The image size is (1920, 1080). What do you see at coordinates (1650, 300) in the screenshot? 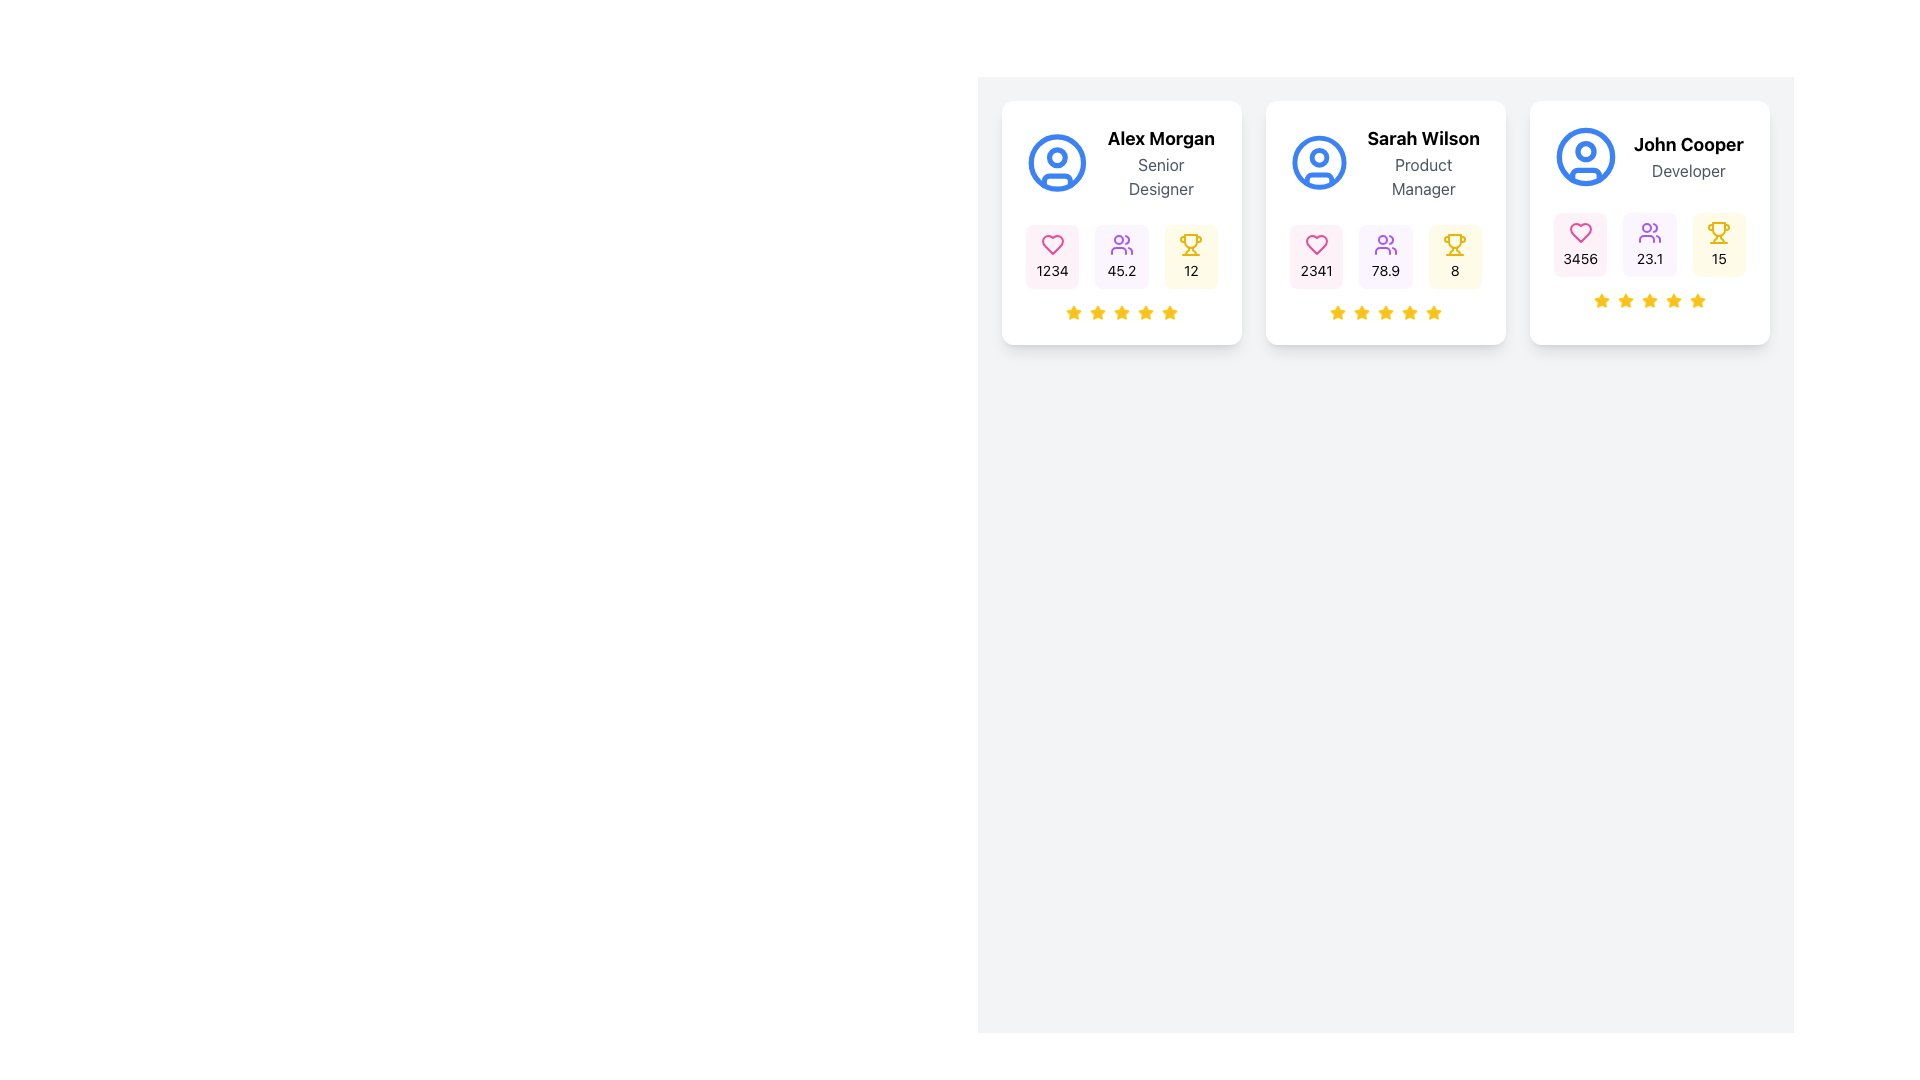
I see `the fourth yellow star icon in the row of rating stars below John Cooper's profile card` at bounding box center [1650, 300].